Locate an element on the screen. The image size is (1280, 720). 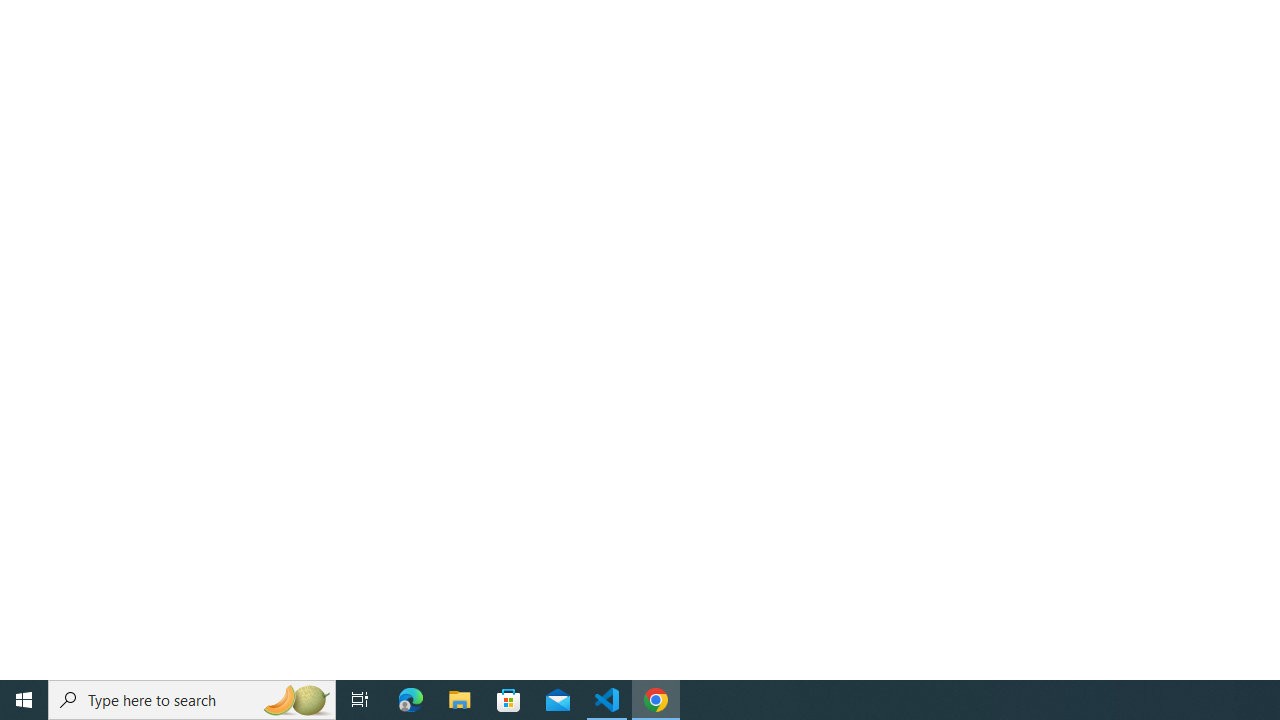
'File Explorer' is located at coordinates (459, 698).